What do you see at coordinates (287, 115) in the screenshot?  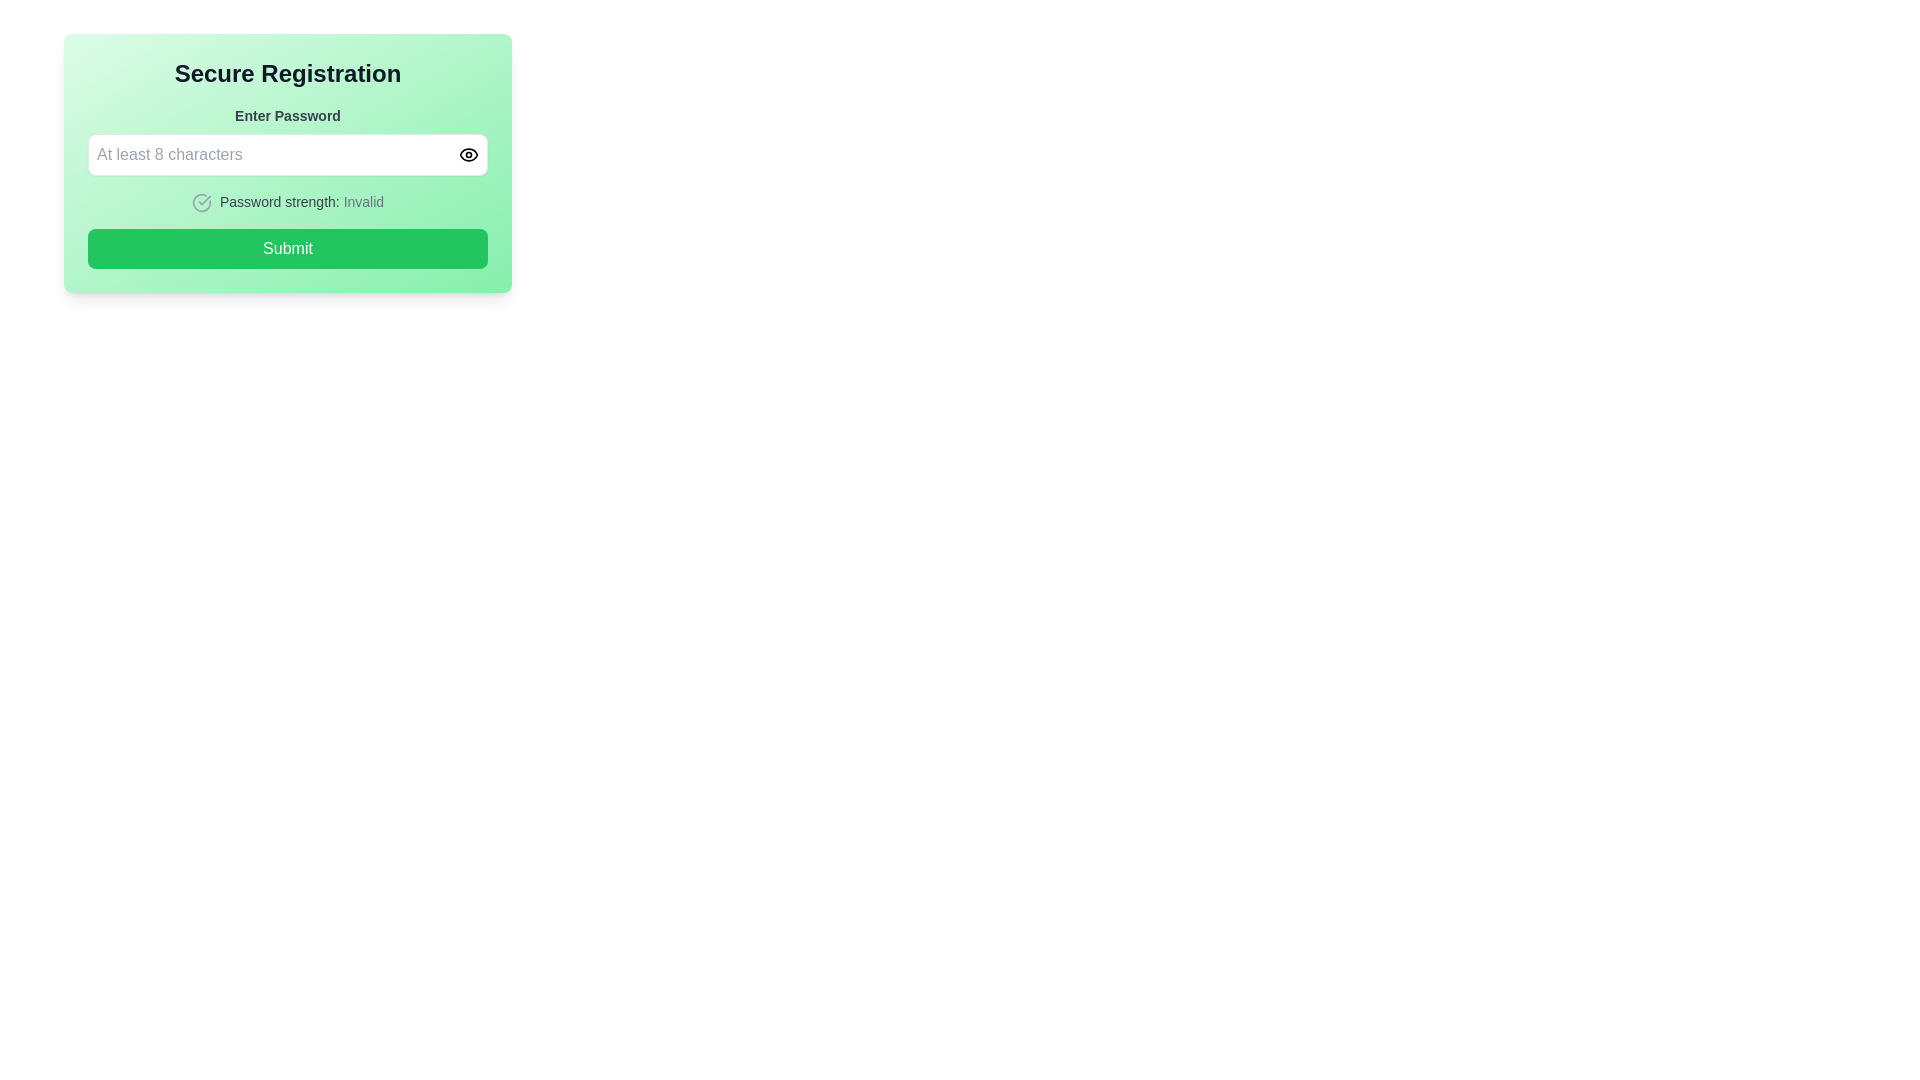 I see `the 'Enter Password' text label, which is styled in bold gray on a green background and serves as a label for the password input field below it` at bounding box center [287, 115].